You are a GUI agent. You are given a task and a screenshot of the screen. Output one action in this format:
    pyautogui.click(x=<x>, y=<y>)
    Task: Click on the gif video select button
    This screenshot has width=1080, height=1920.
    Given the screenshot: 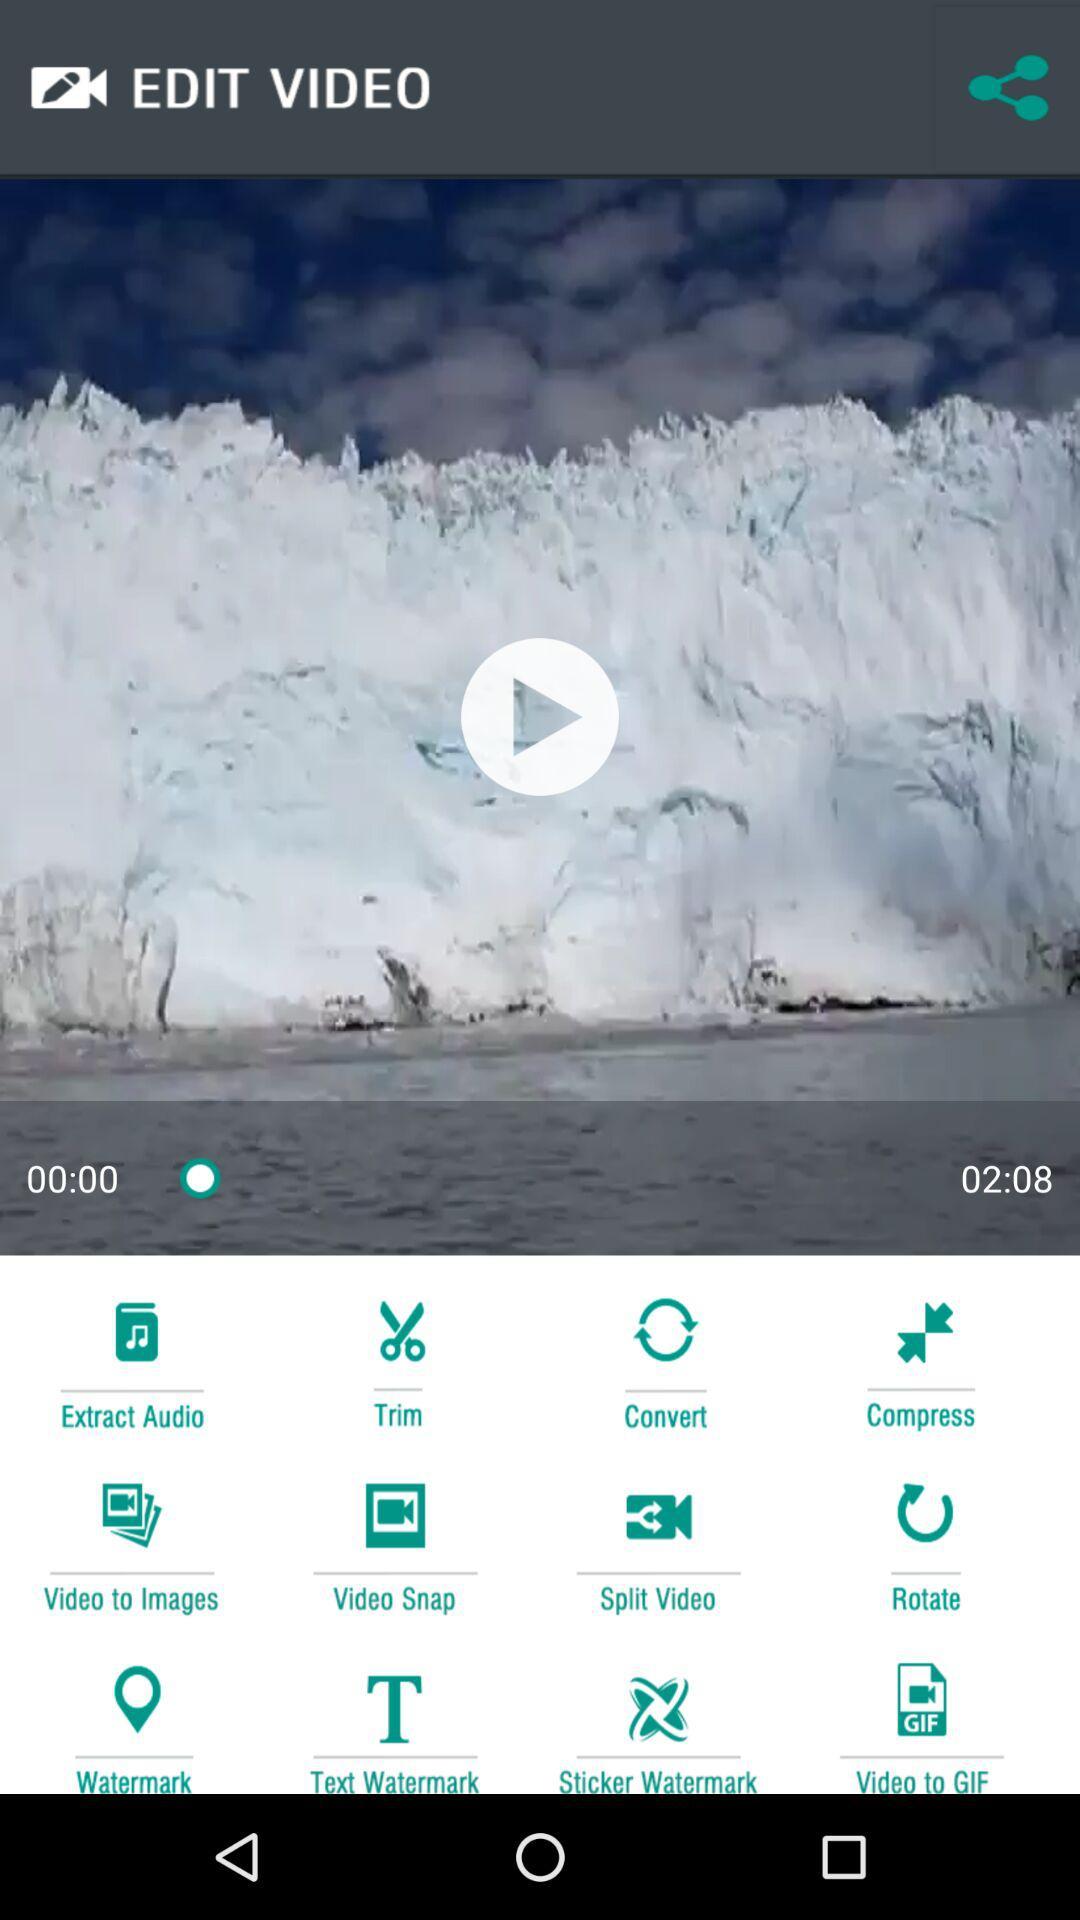 What is the action you would take?
    pyautogui.click(x=921, y=1717)
    